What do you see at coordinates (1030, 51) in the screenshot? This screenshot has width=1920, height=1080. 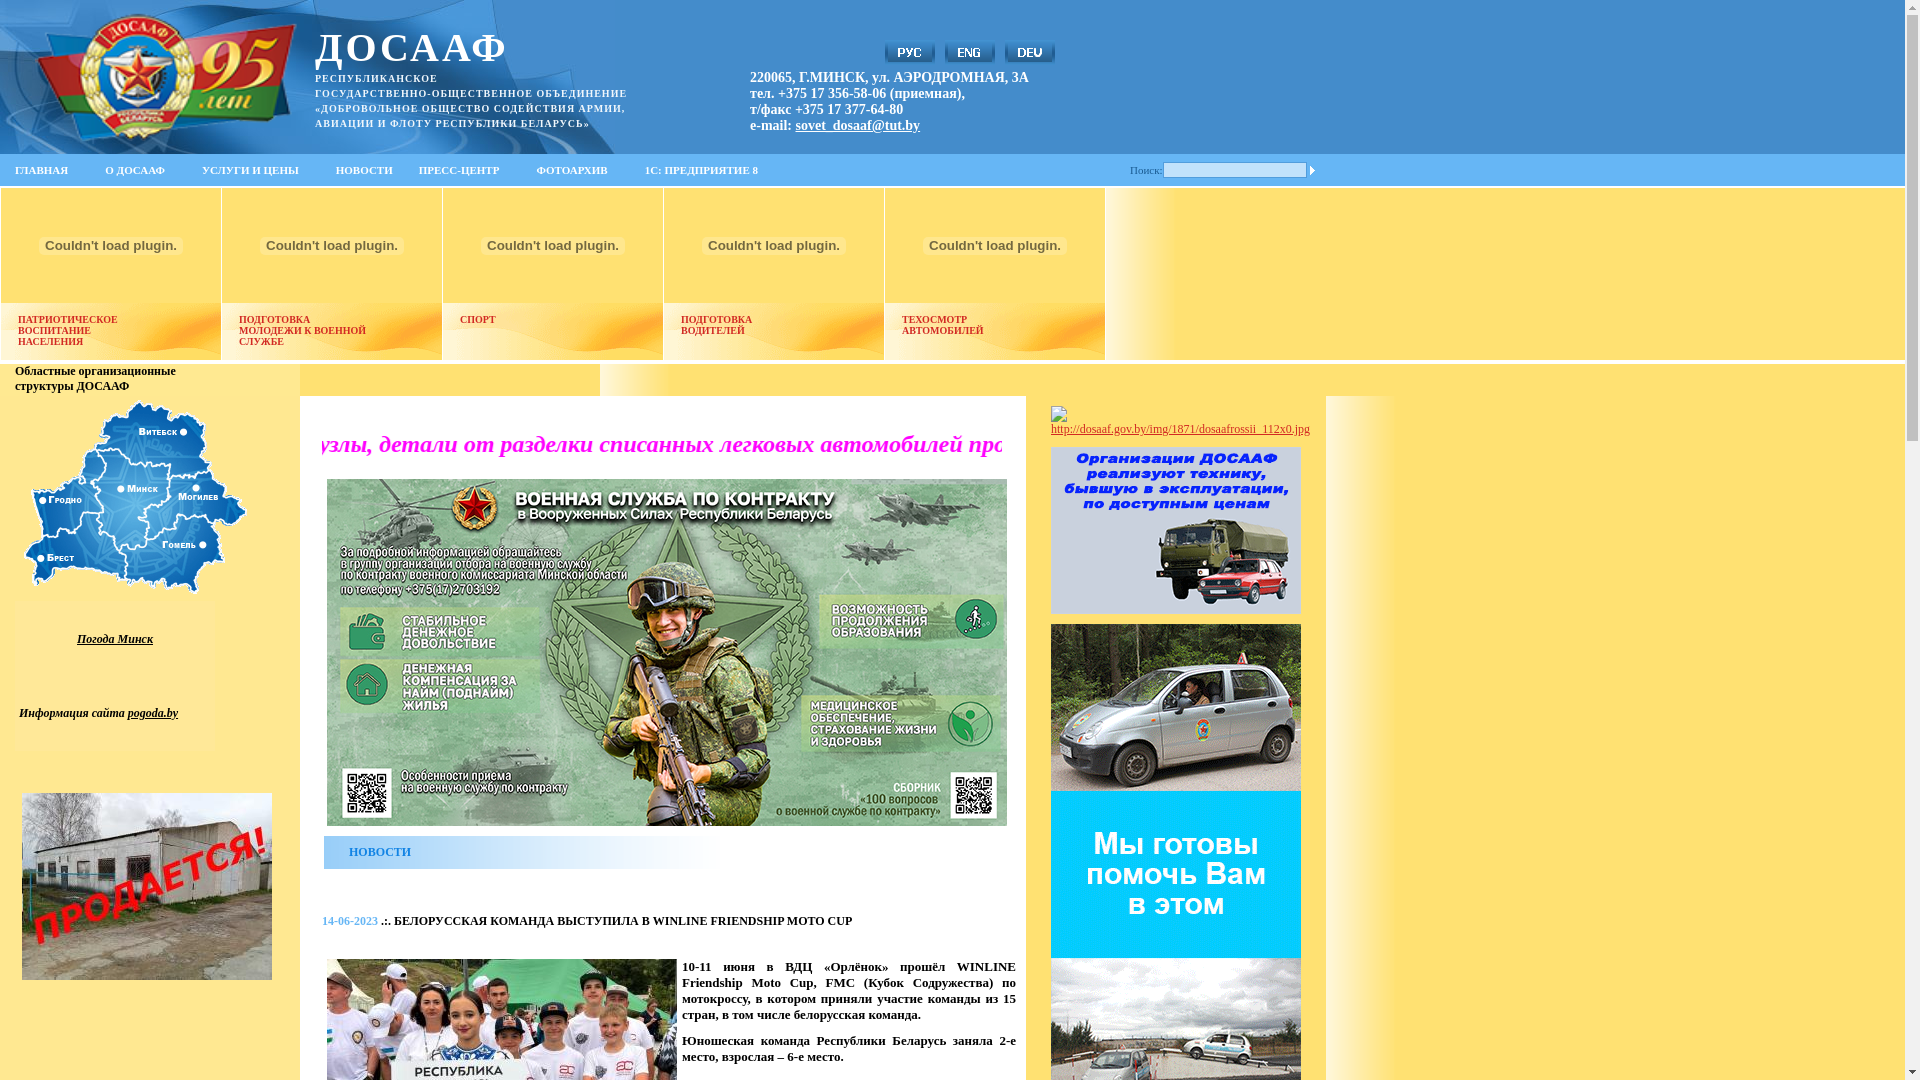 I see `'Deutsch'` at bounding box center [1030, 51].